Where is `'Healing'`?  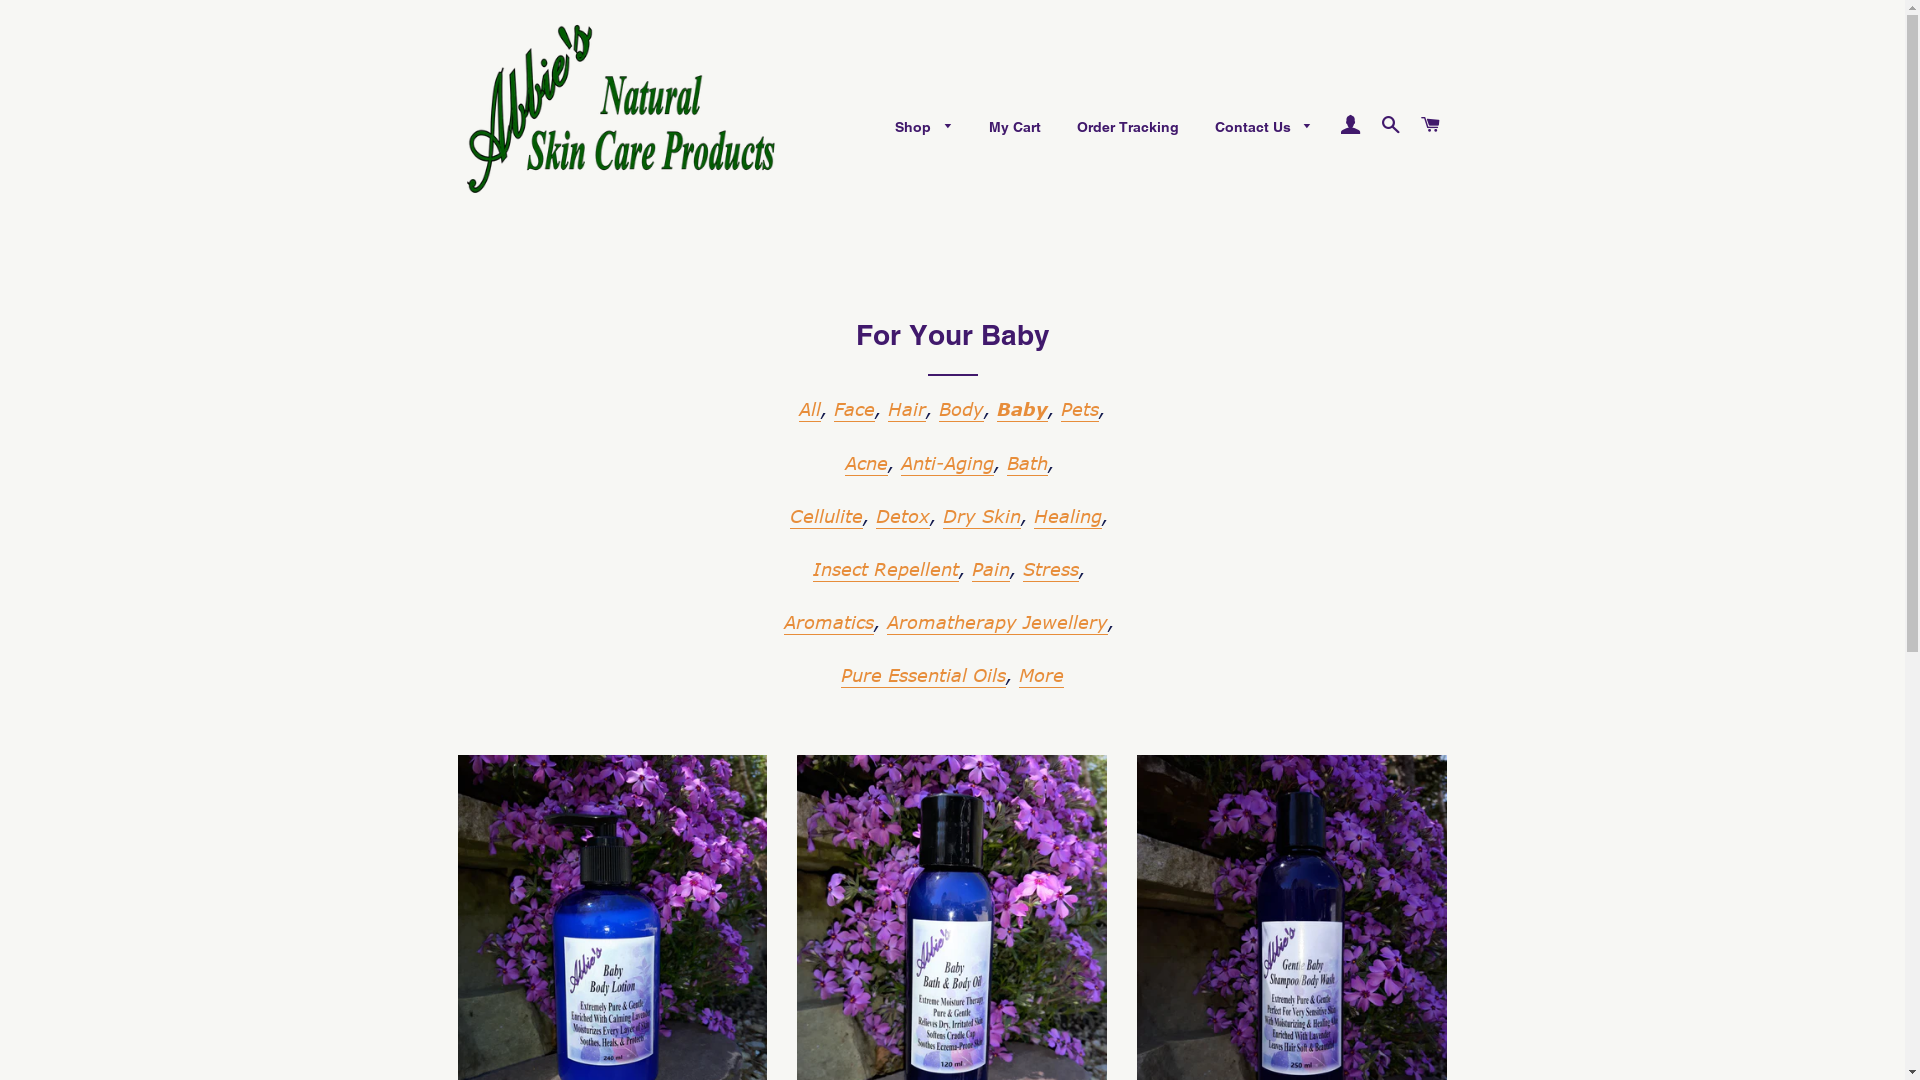 'Healing' is located at coordinates (1067, 515).